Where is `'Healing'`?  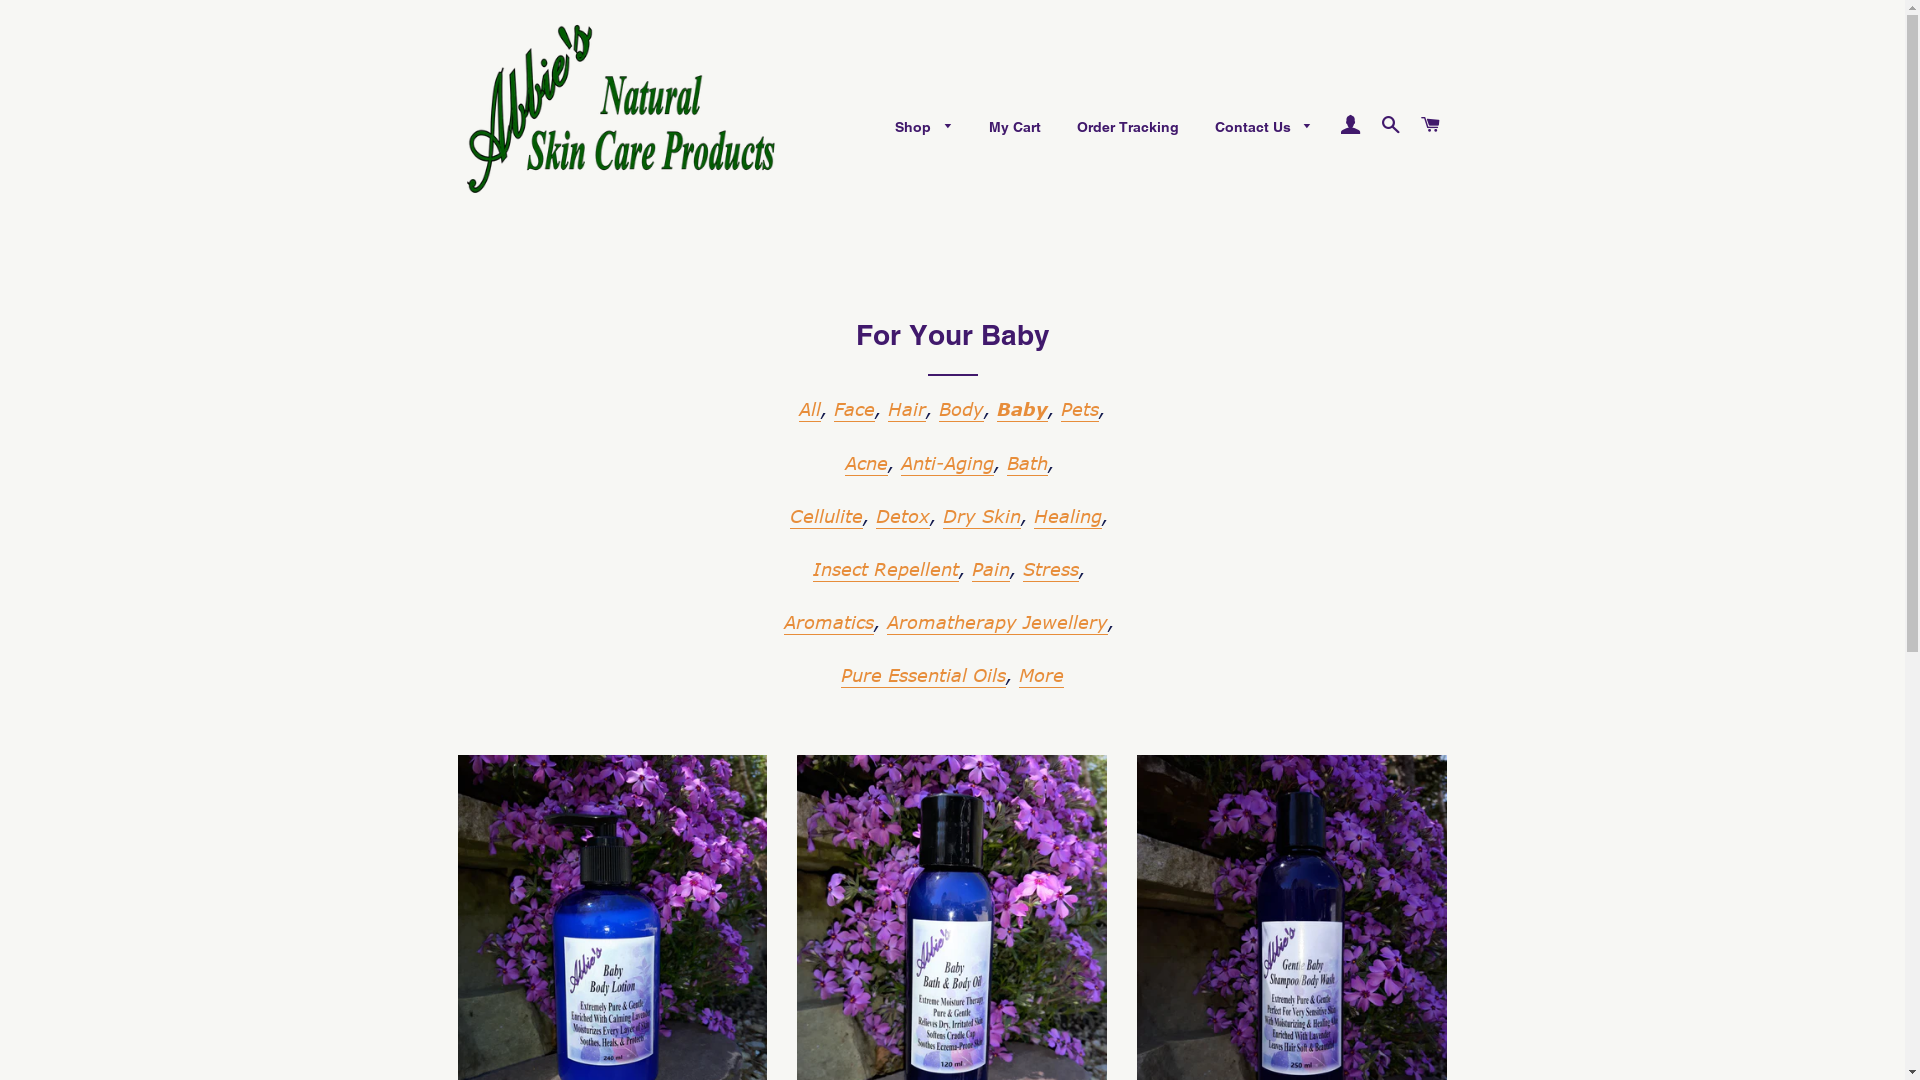 'Healing' is located at coordinates (1067, 515).